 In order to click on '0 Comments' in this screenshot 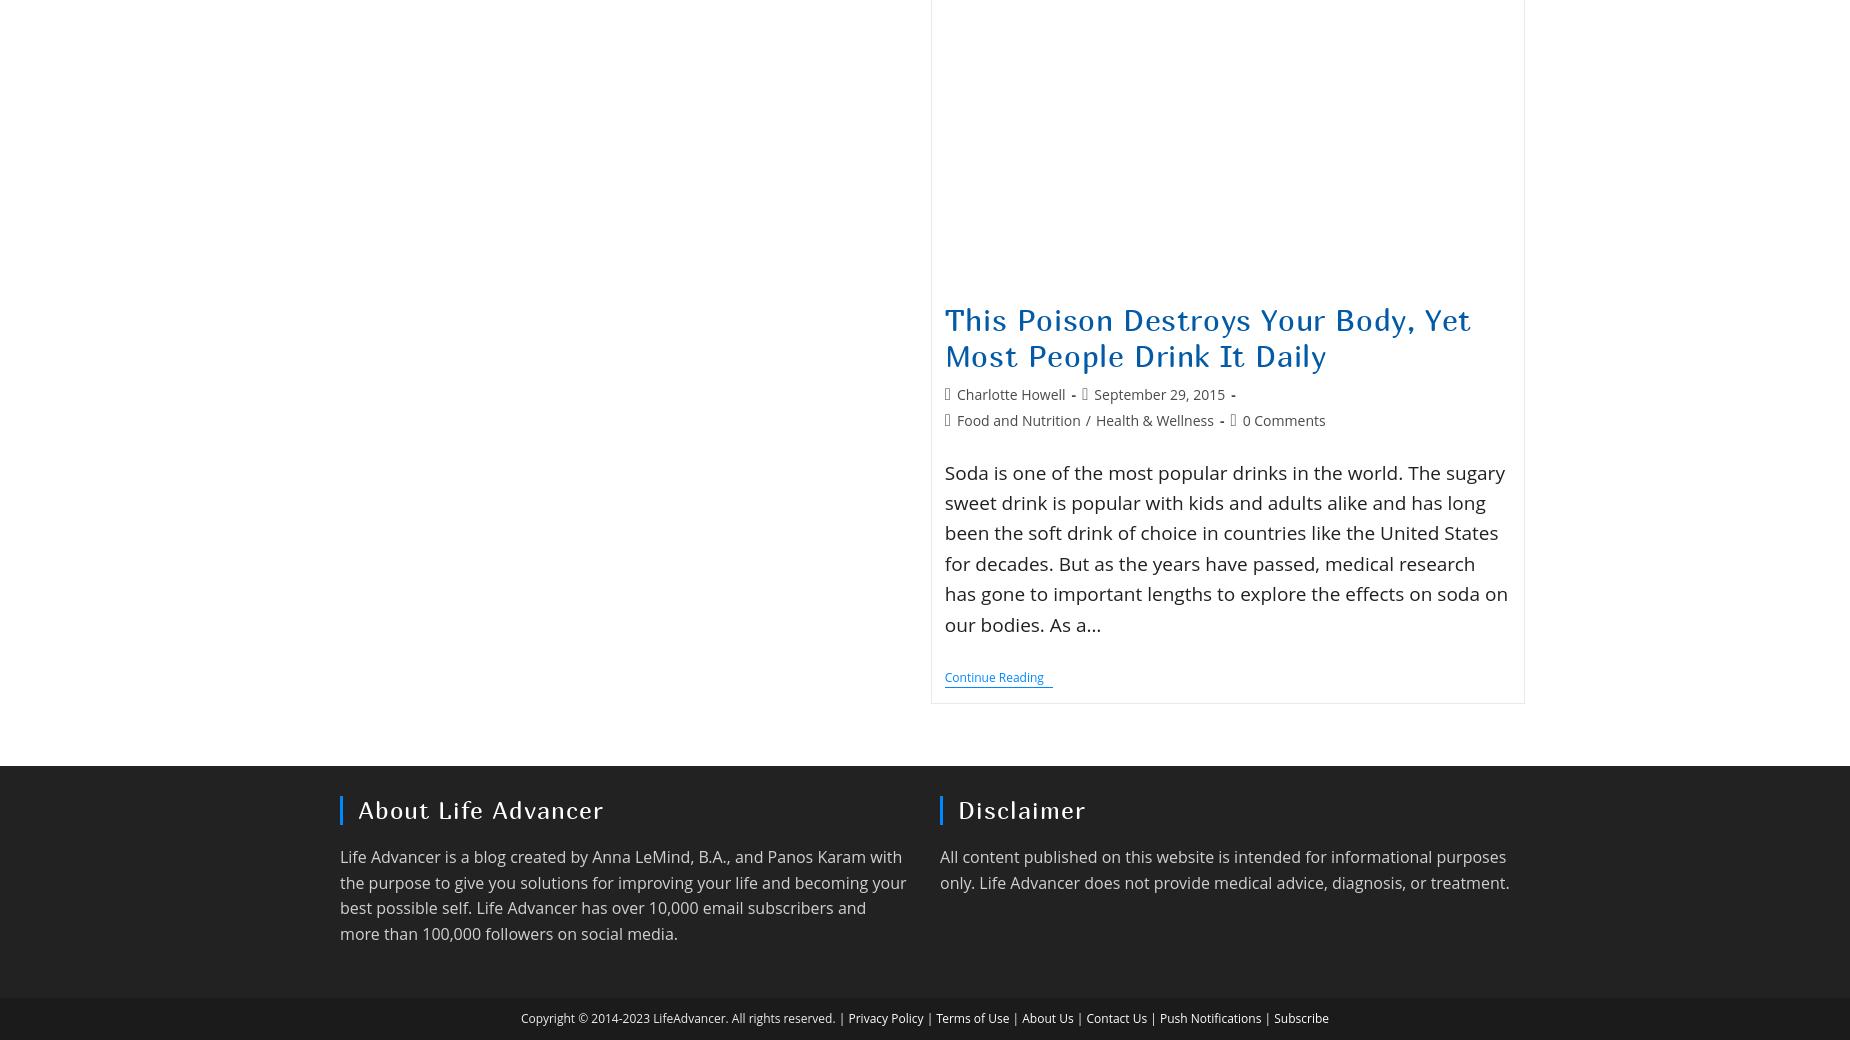, I will do `click(1282, 419)`.